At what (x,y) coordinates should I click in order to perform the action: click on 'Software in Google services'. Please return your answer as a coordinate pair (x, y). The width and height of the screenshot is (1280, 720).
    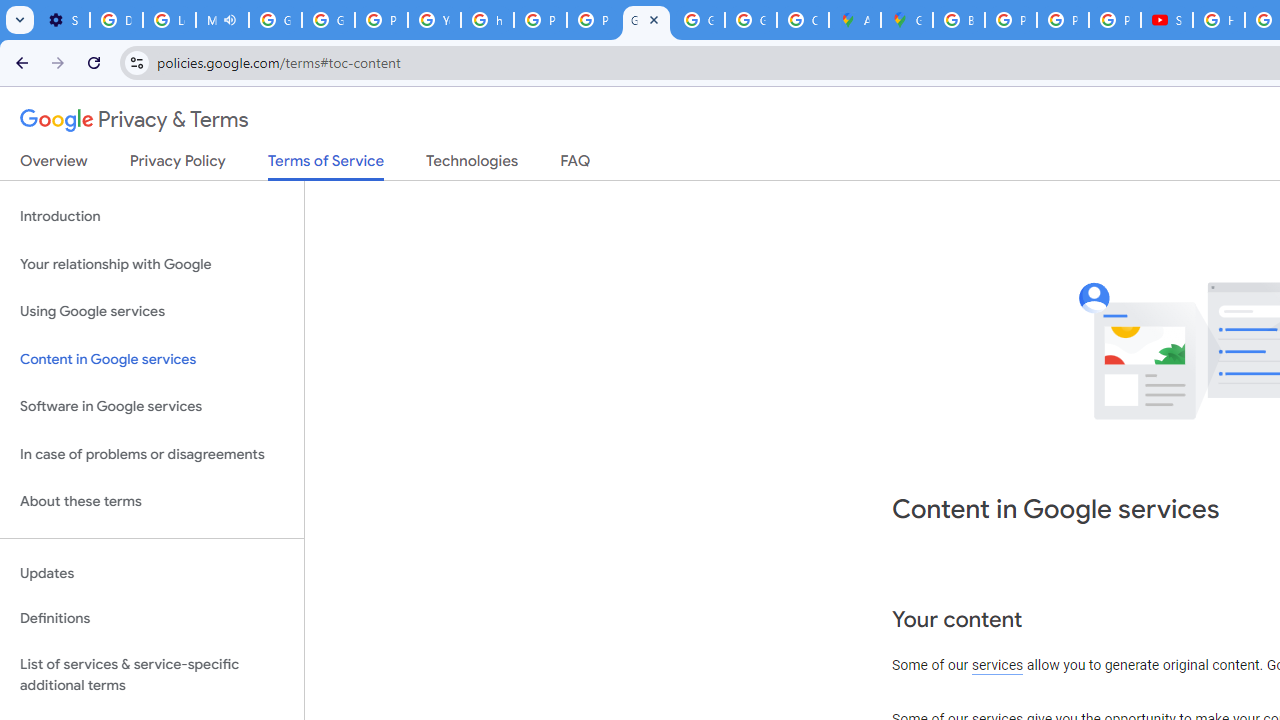
    Looking at the image, I should click on (151, 406).